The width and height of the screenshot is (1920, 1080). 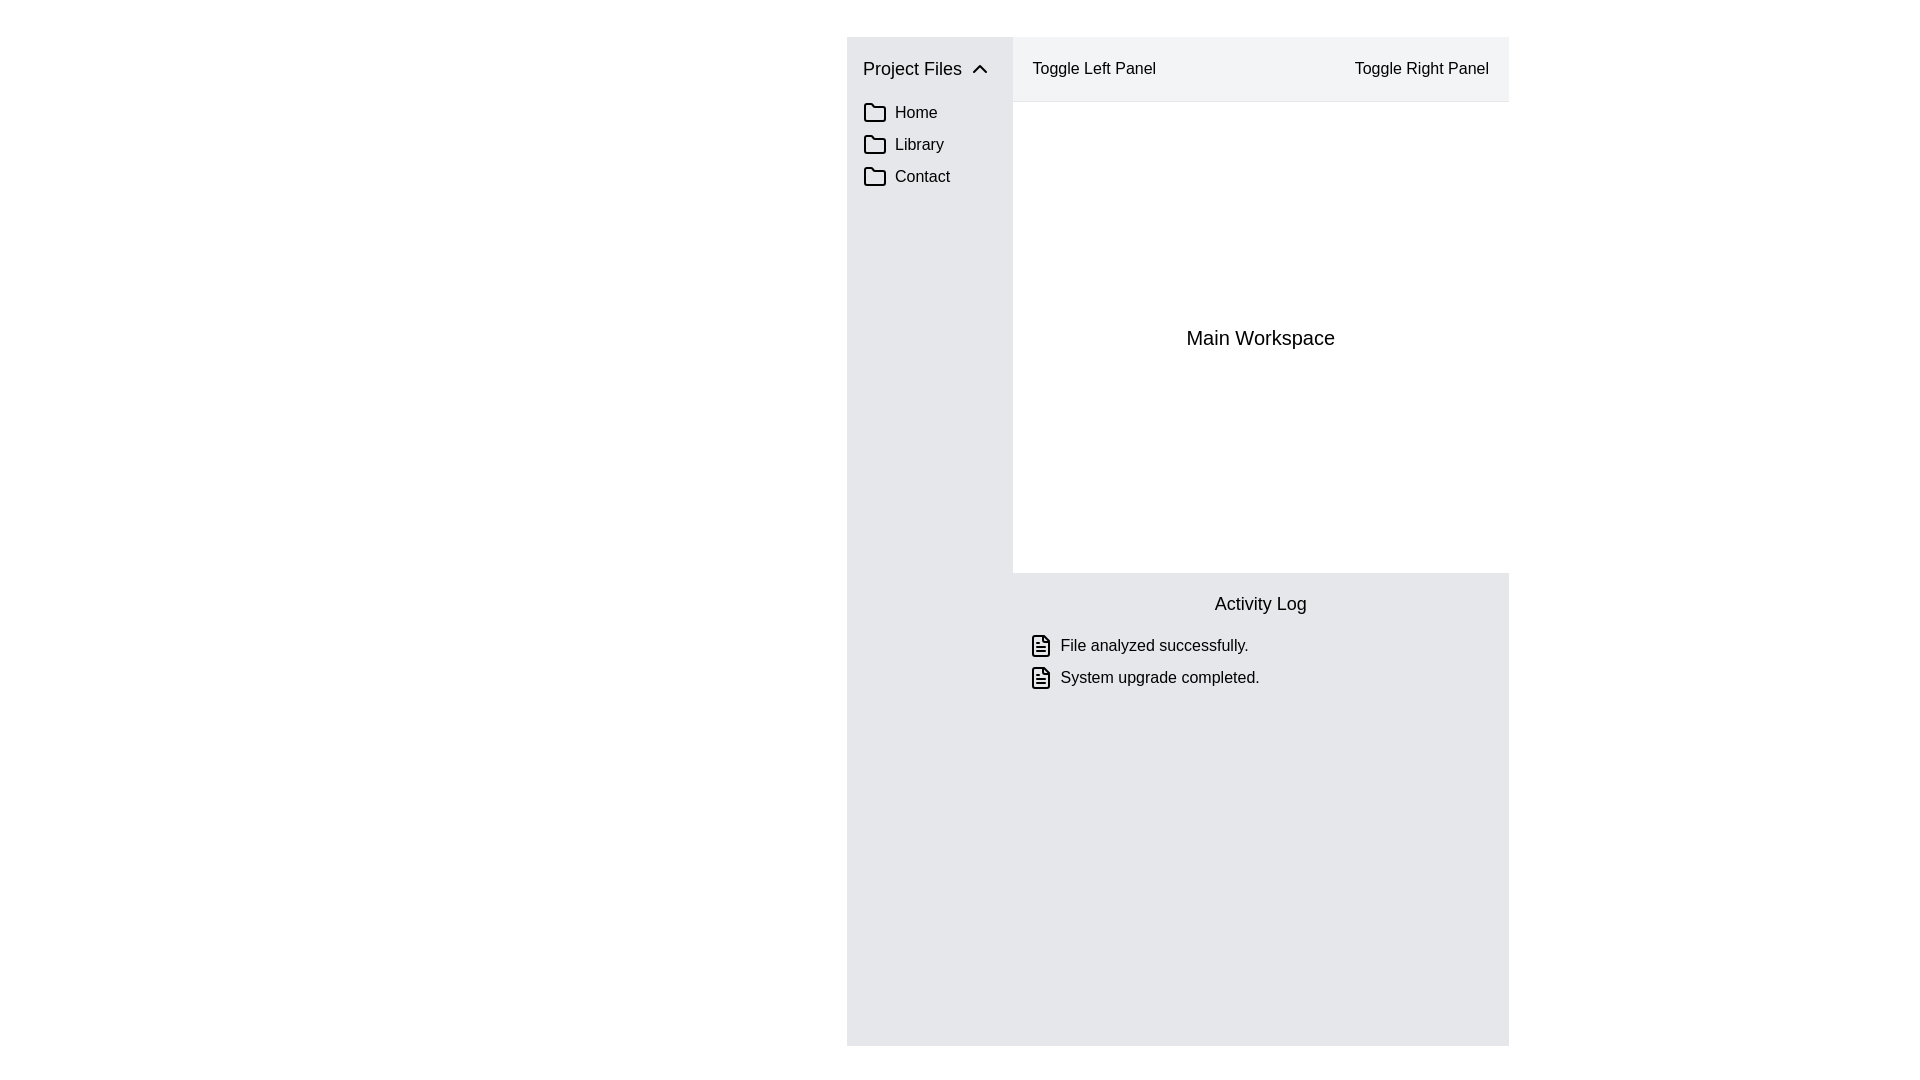 What do you see at coordinates (1040, 645) in the screenshot?
I see `the icon resembling a text document located` at bounding box center [1040, 645].